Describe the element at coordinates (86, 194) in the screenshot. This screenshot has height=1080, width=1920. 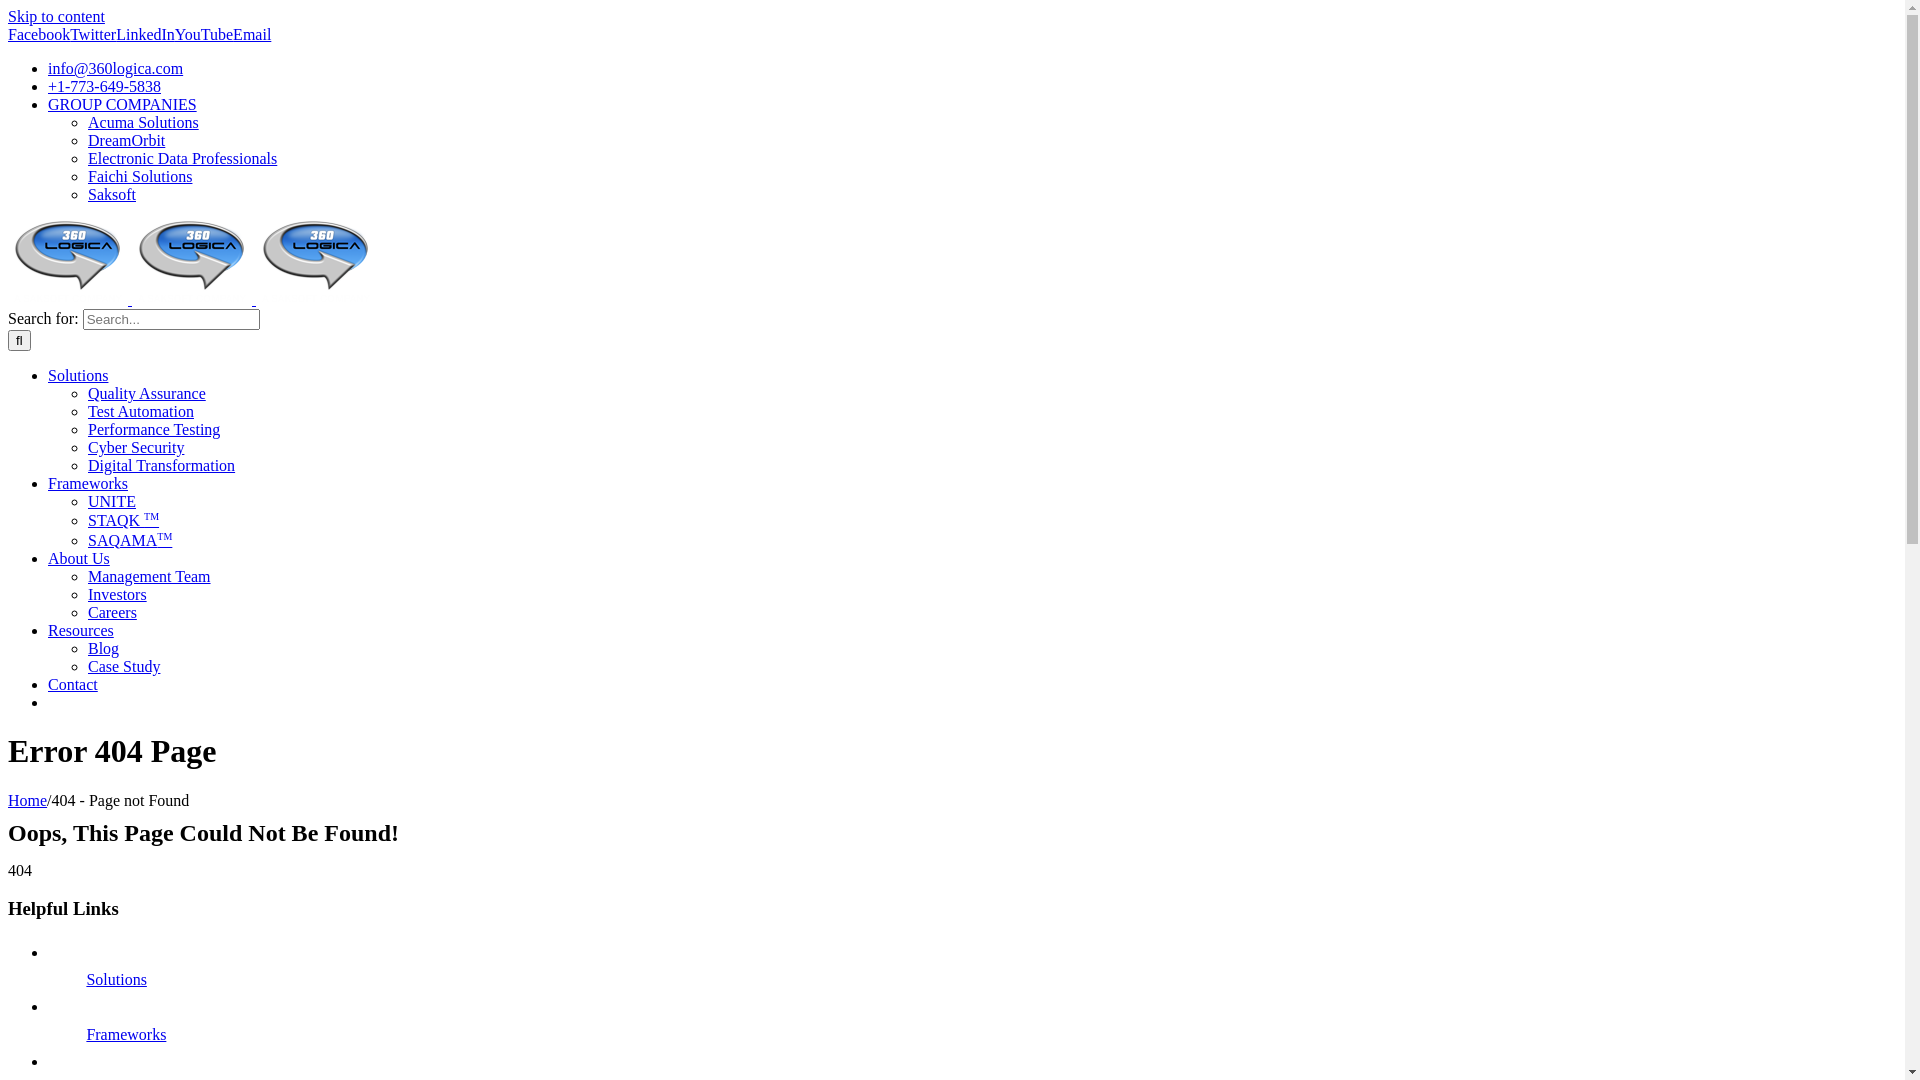
I see `'Saksoft'` at that location.